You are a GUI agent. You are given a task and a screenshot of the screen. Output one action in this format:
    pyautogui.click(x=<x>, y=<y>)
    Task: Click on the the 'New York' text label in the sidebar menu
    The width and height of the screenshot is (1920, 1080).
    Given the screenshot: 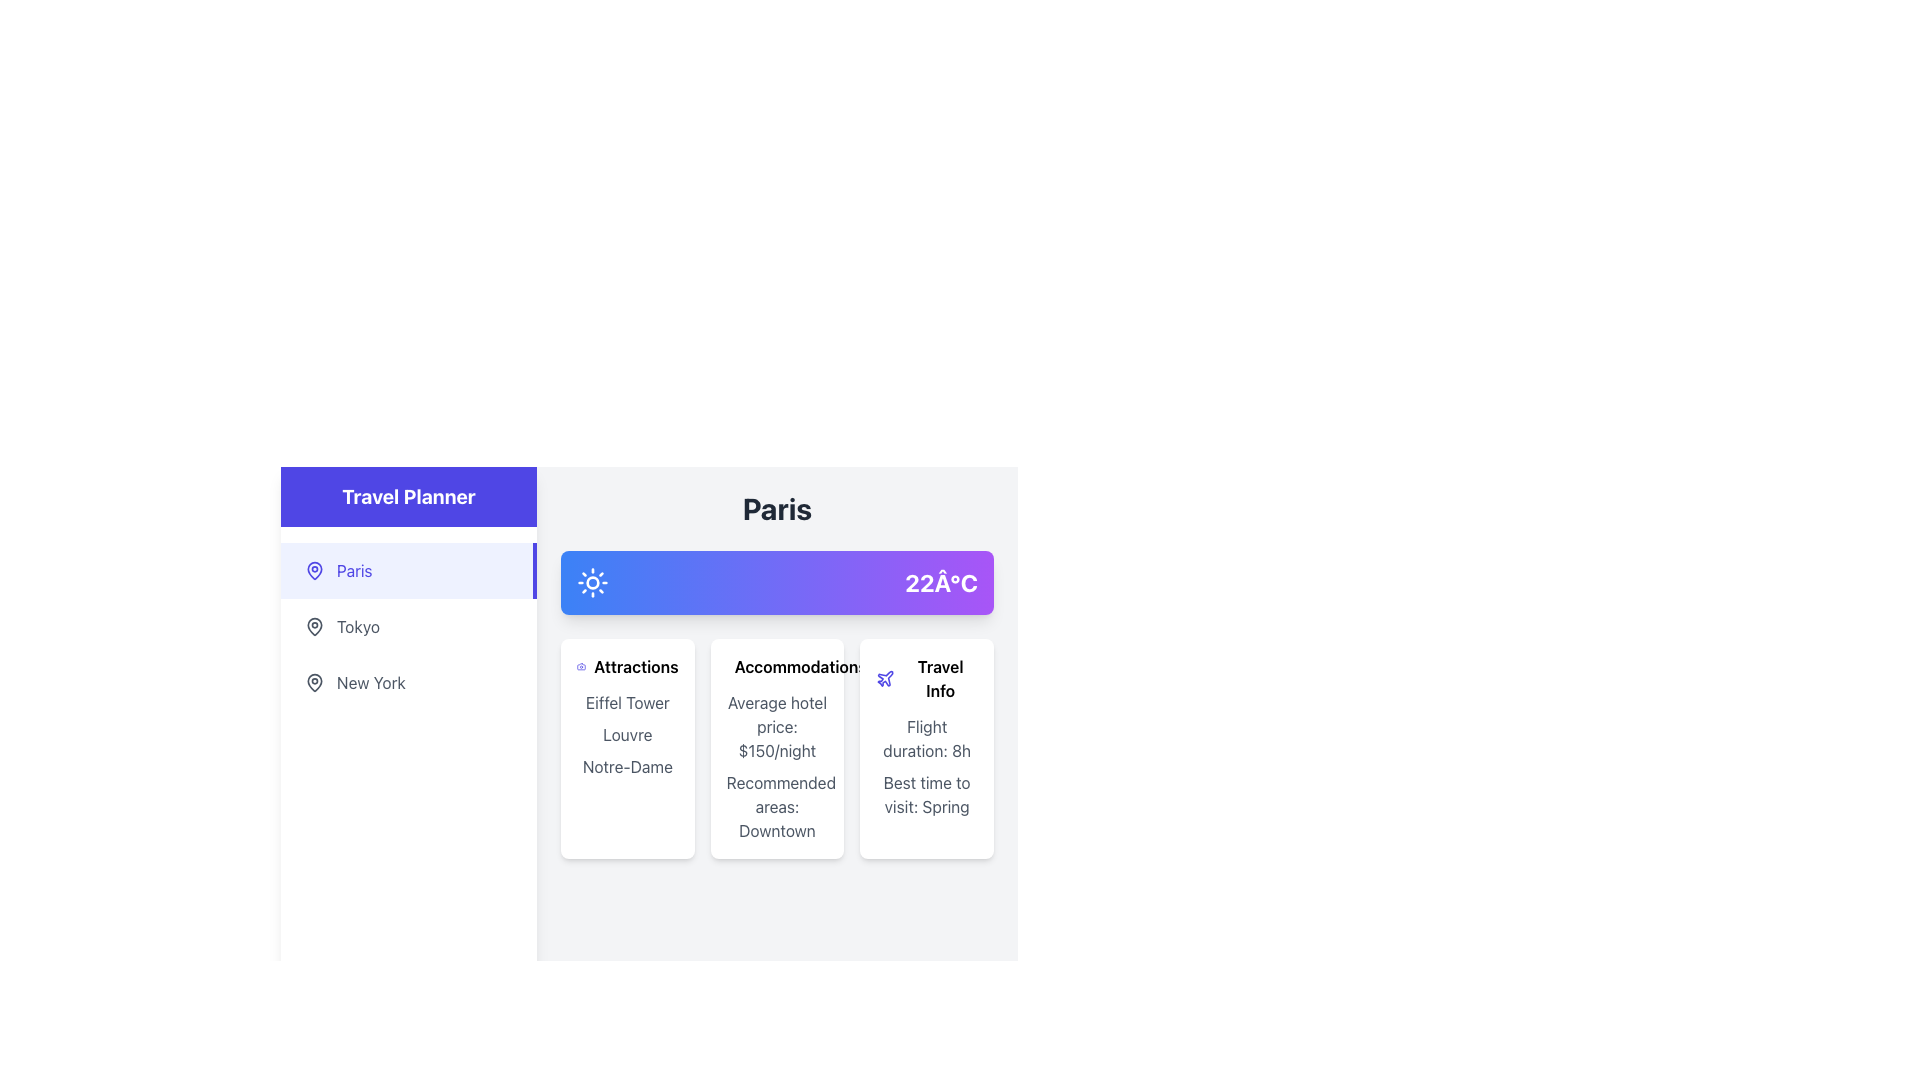 What is the action you would take?
    pyautogui.click(x=371, y=681)
    